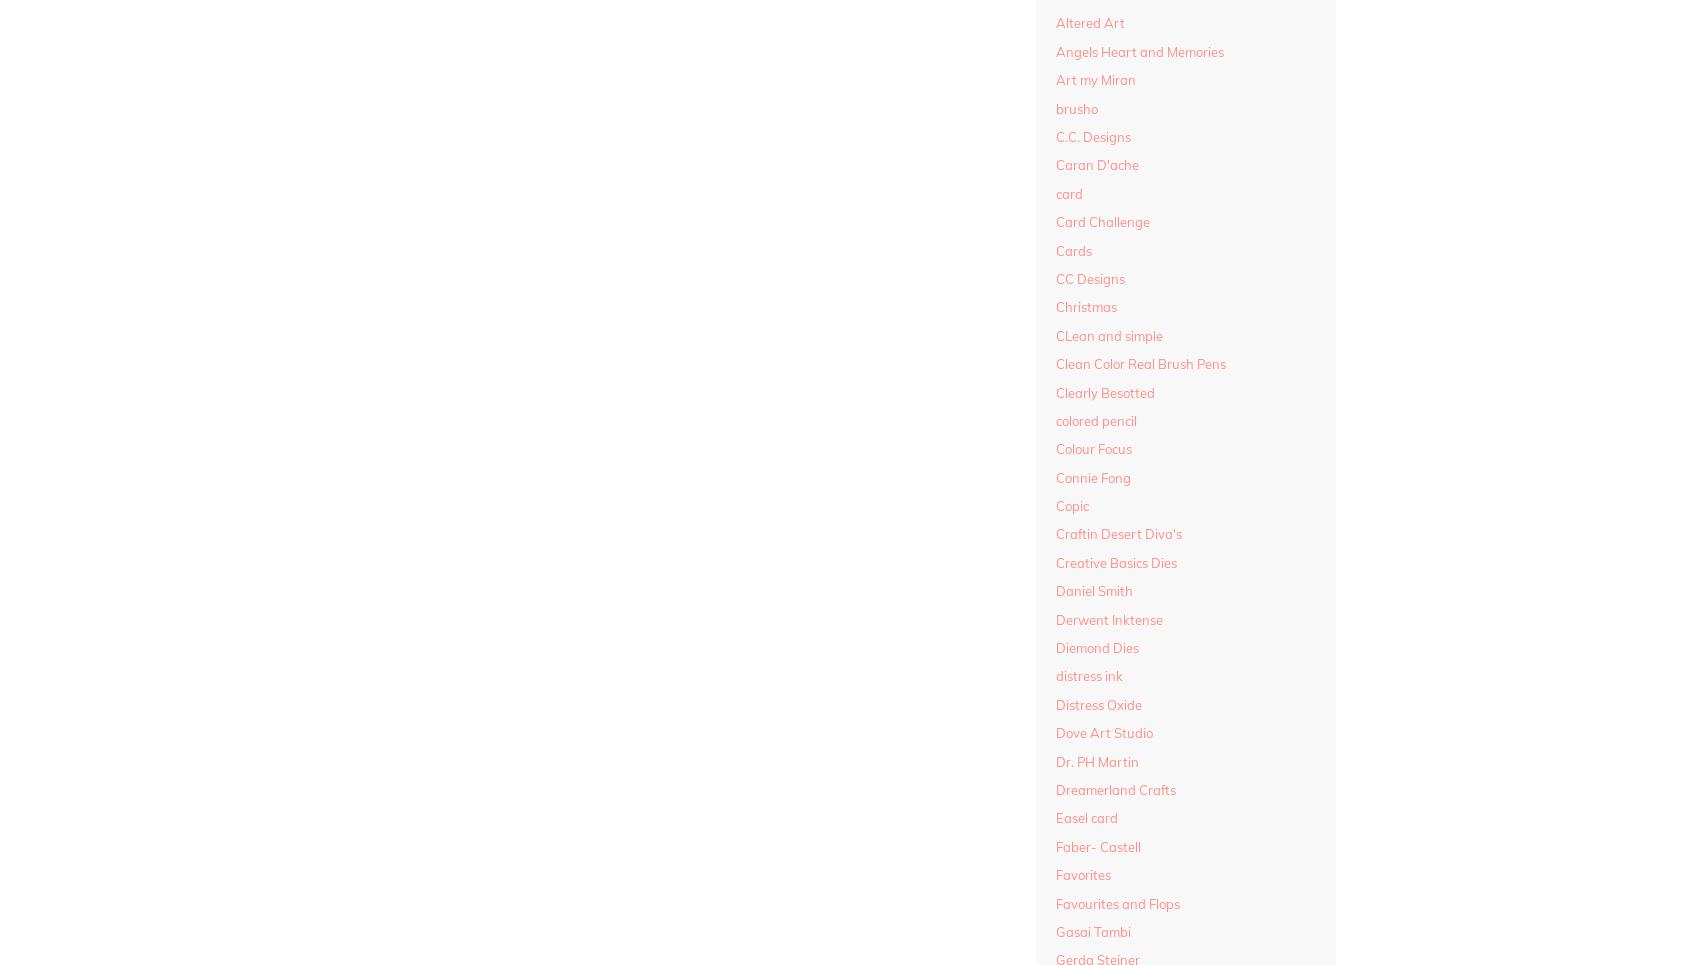  What do you see at coordinates (1138, 50) in the screenshot?
I see `'Angels Heart and Memories'` at bounding box center [1138, 50].